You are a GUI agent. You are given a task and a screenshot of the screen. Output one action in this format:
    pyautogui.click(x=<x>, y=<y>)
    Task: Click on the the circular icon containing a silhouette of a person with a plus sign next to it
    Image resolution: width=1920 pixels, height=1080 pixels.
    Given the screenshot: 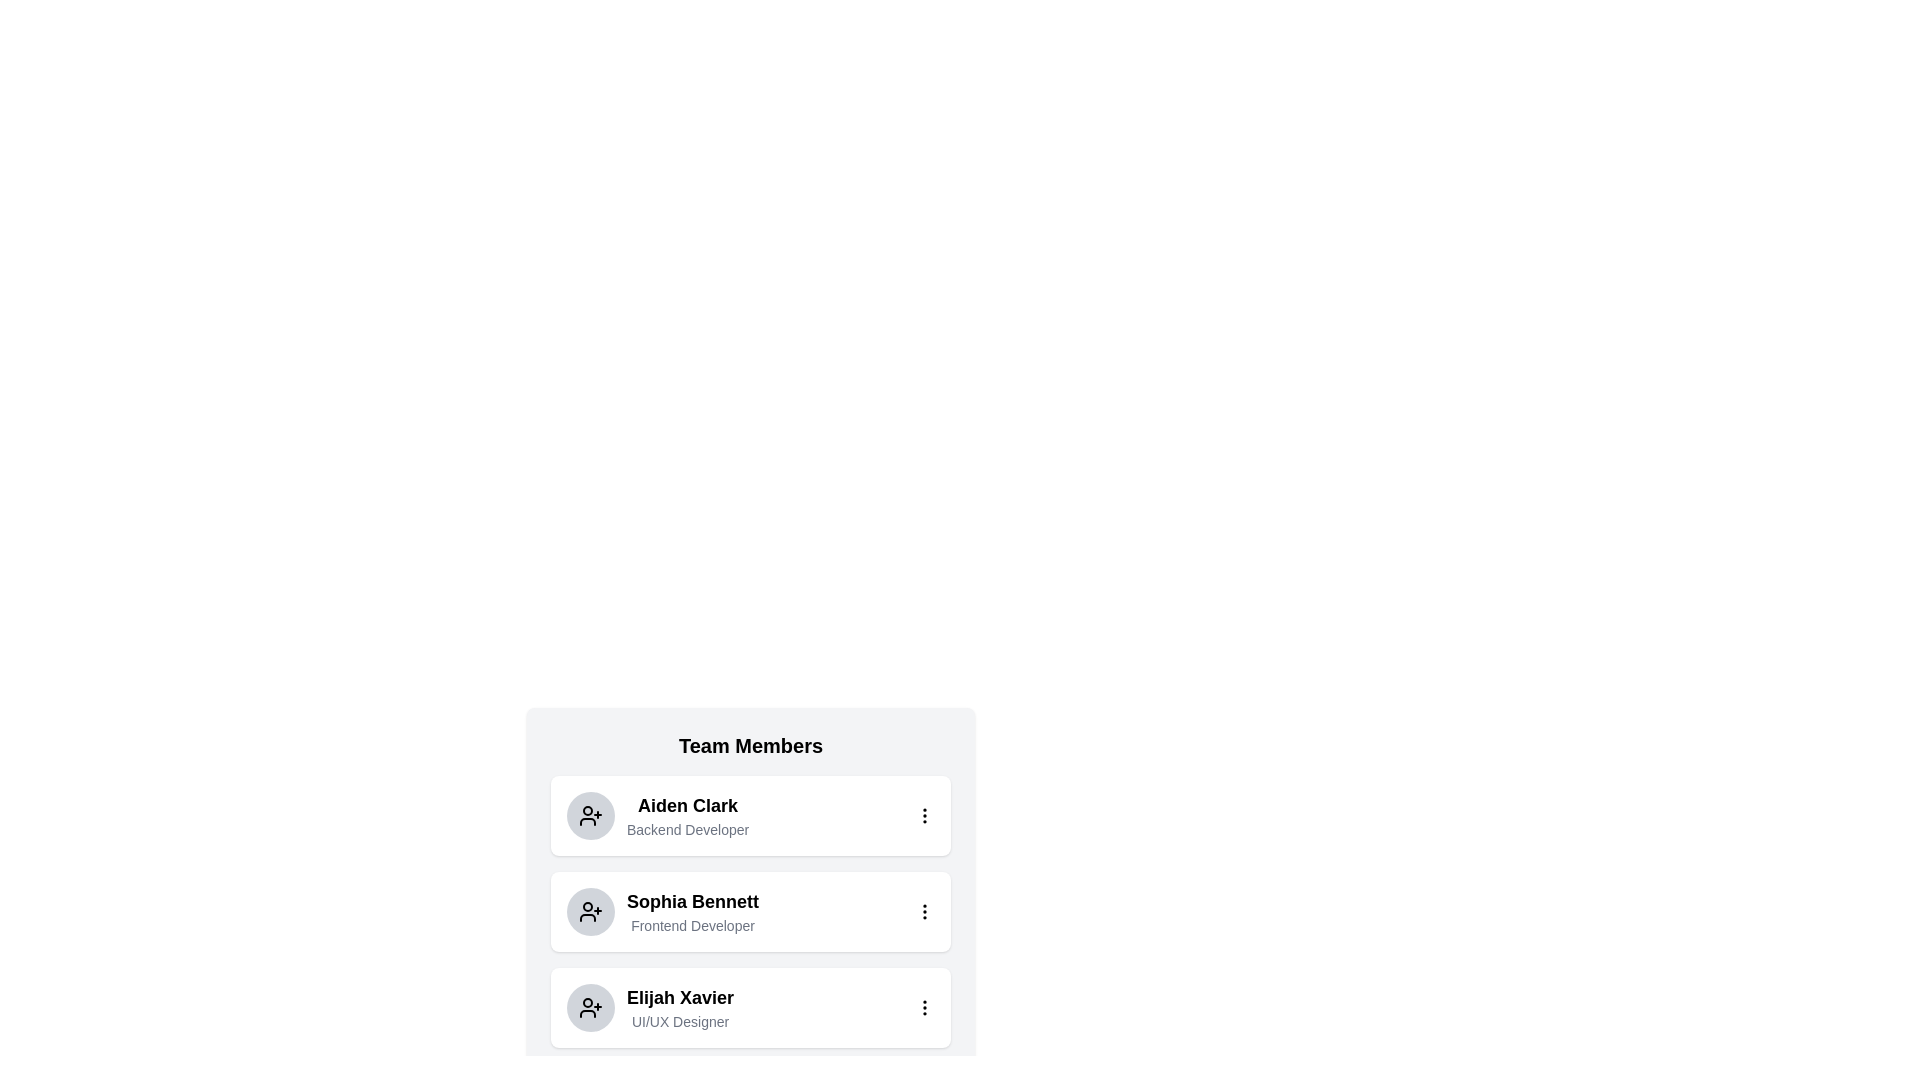 What is the action you would take?
    pyautogui.click(x=589, y=911)
    